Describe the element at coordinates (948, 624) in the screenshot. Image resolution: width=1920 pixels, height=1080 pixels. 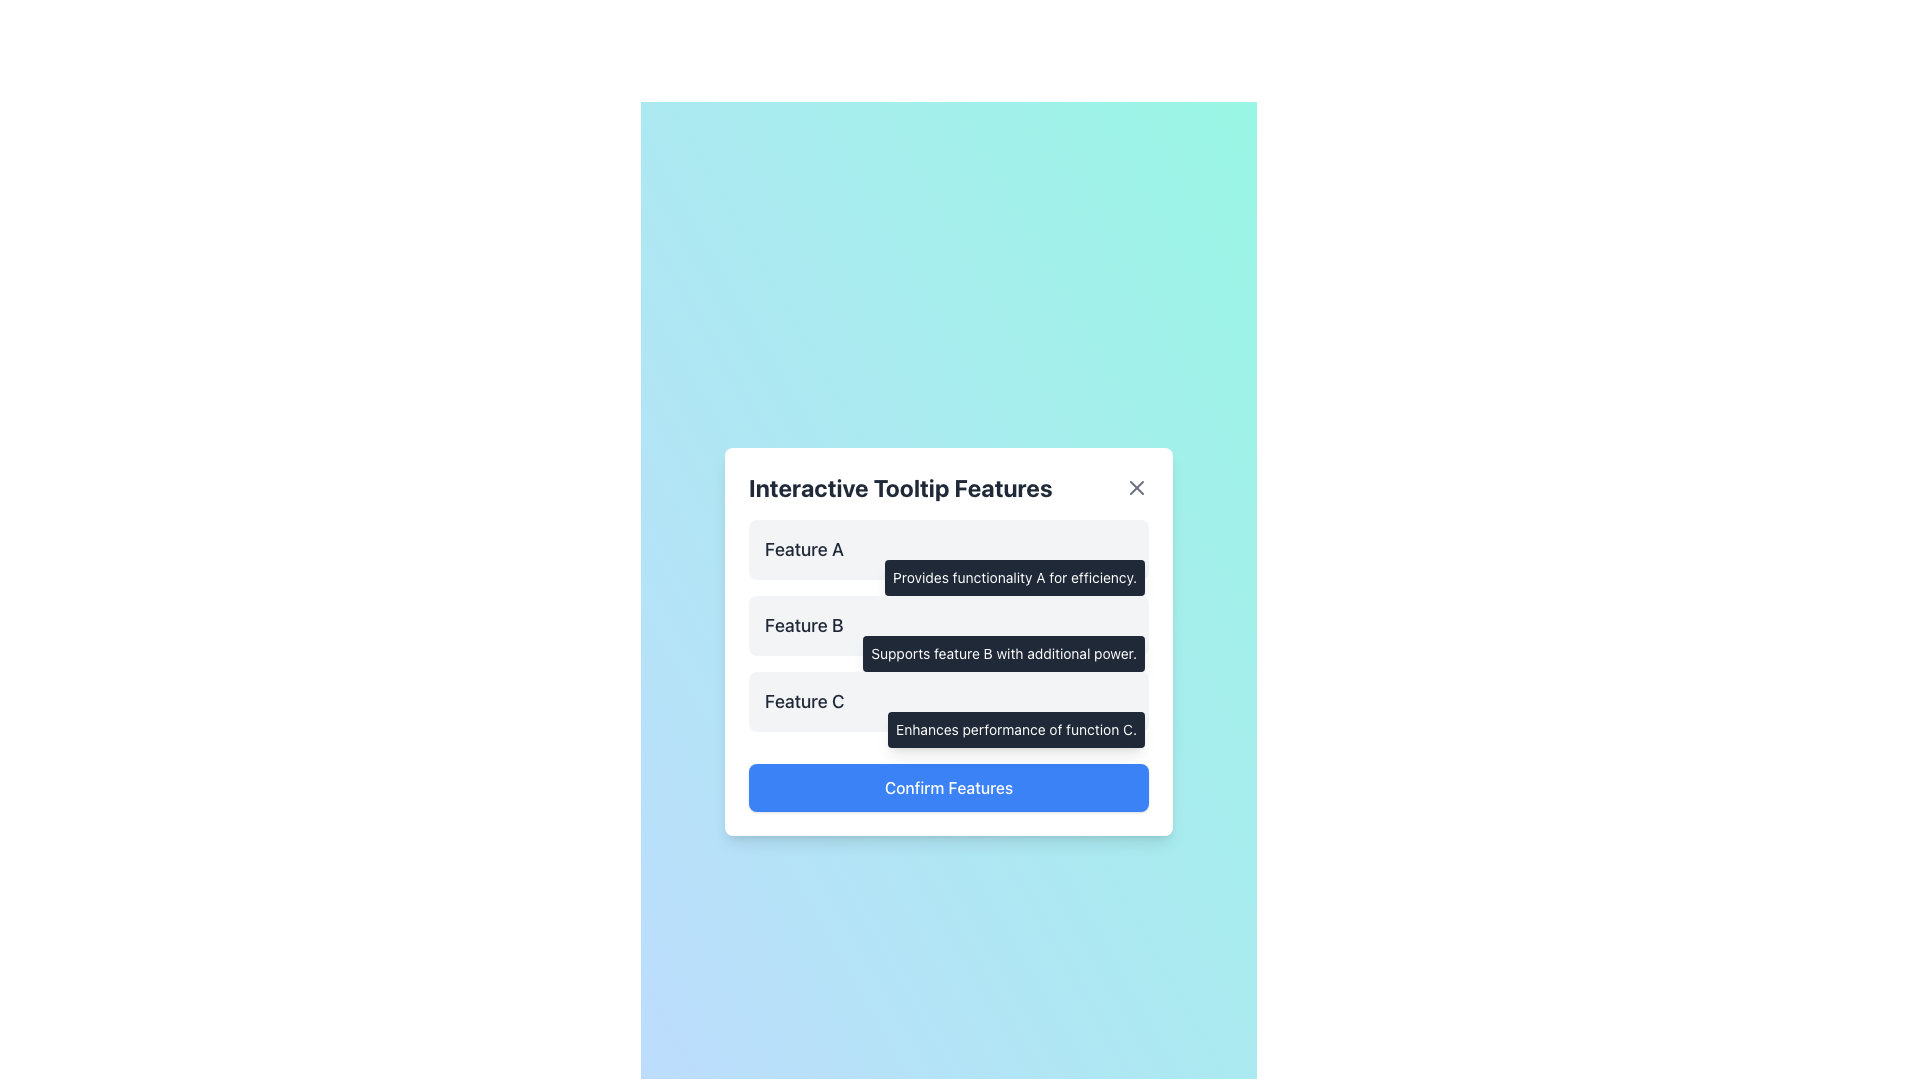
I see `the second feature in the Informational Text Section of the card-like interface, which contains a bold title and descriptive text, positioned between 'Feature A' and 'Feature C'` at that location.